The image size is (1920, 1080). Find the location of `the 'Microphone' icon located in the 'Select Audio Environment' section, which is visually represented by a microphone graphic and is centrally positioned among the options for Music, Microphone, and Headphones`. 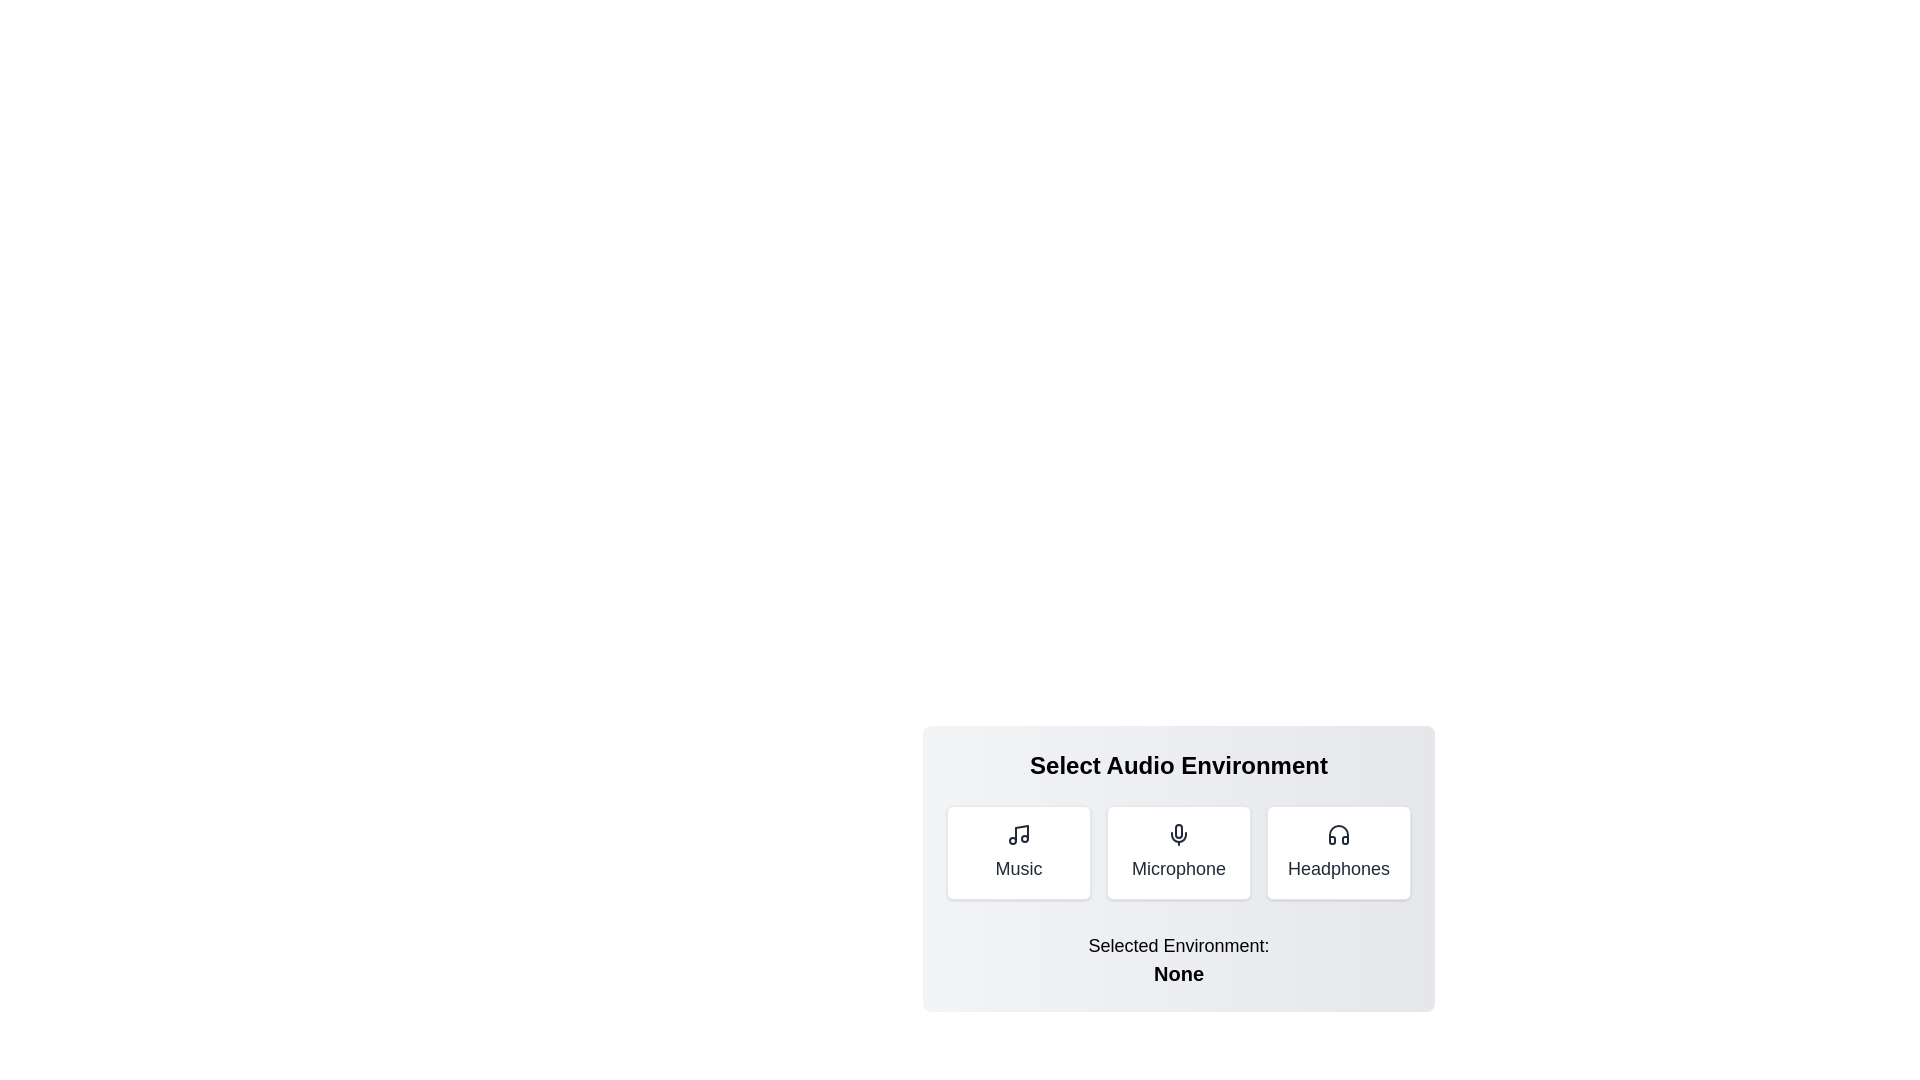

the 'Microphone' icon located in the 'Select Audio Environment' section, which is visually represented by a microphone graphic and is centrally positioned among the options for Music, Microphone, and Headphones is located at coordinates (1179, 834).